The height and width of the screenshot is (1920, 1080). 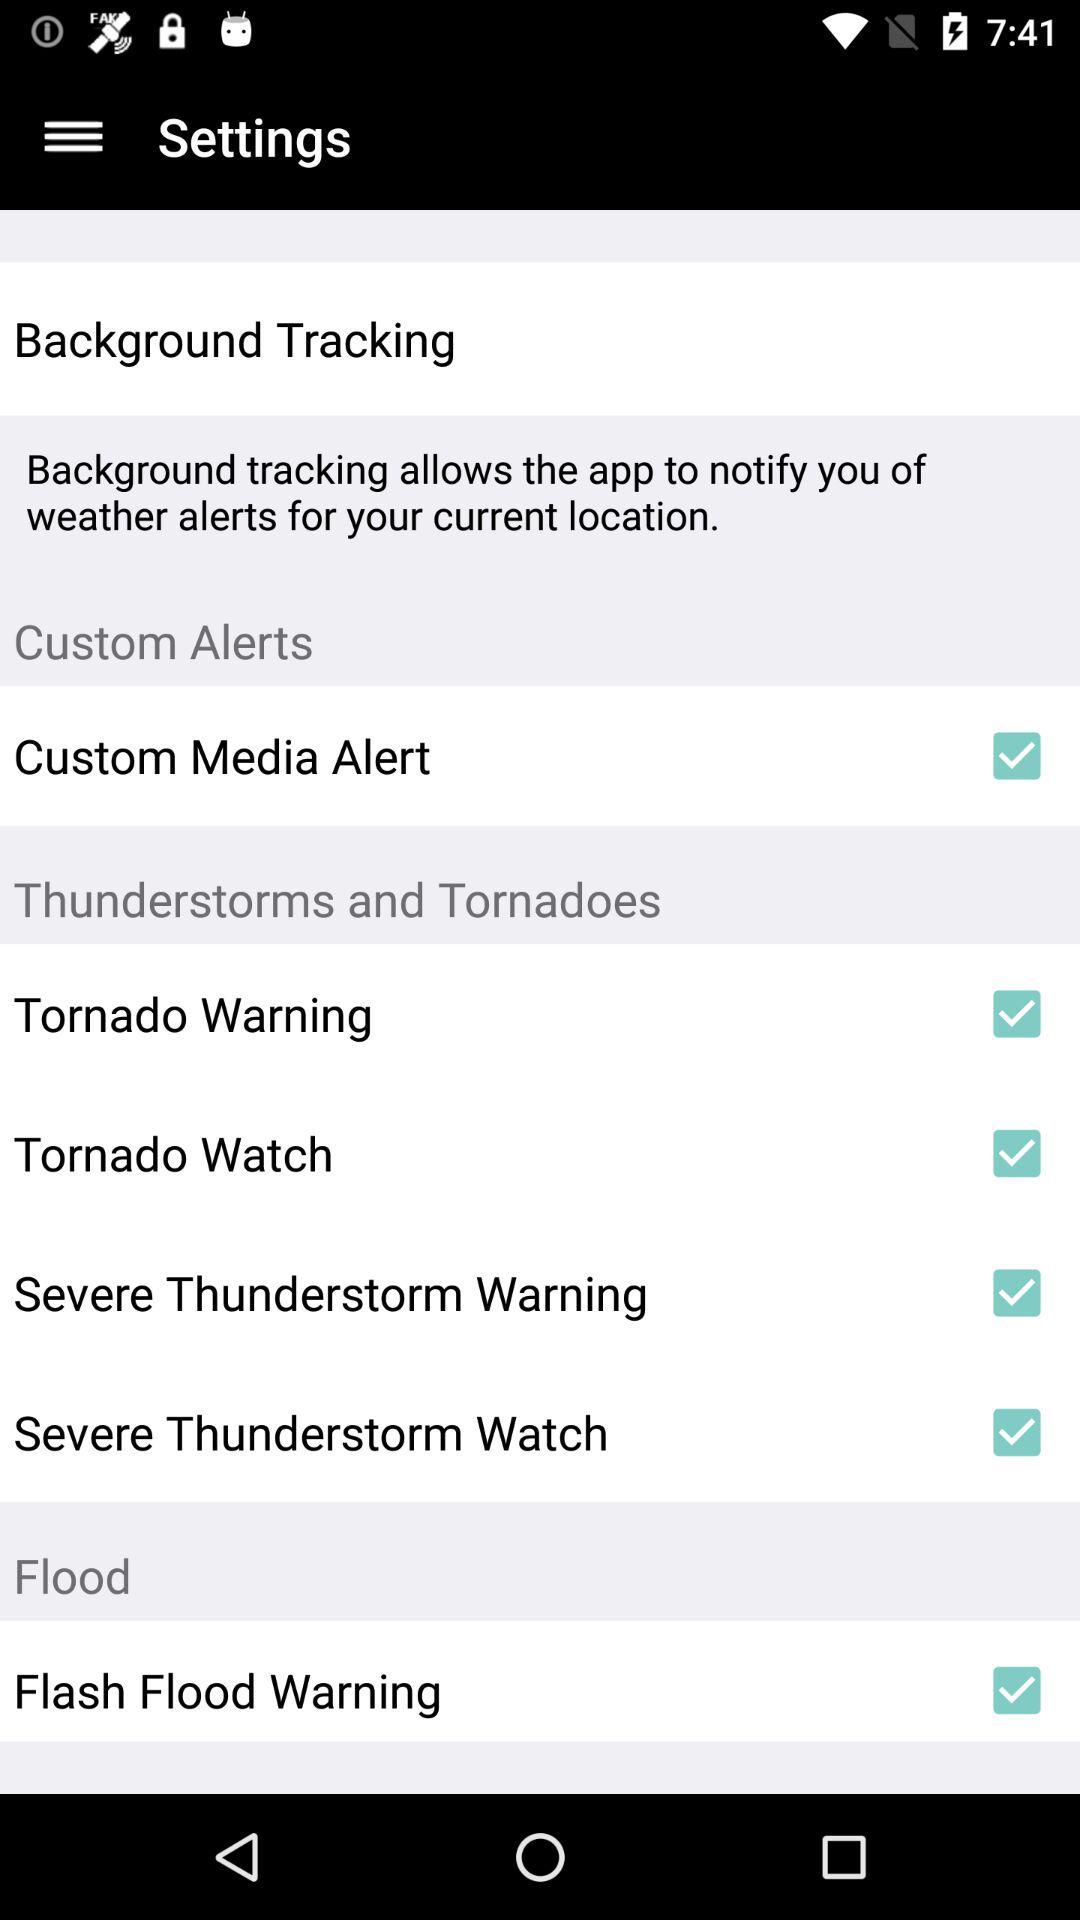 What do you see at coordinates (72, 135) in the screenshot?
I see `the menu icon` at bounding box center [72, 135].